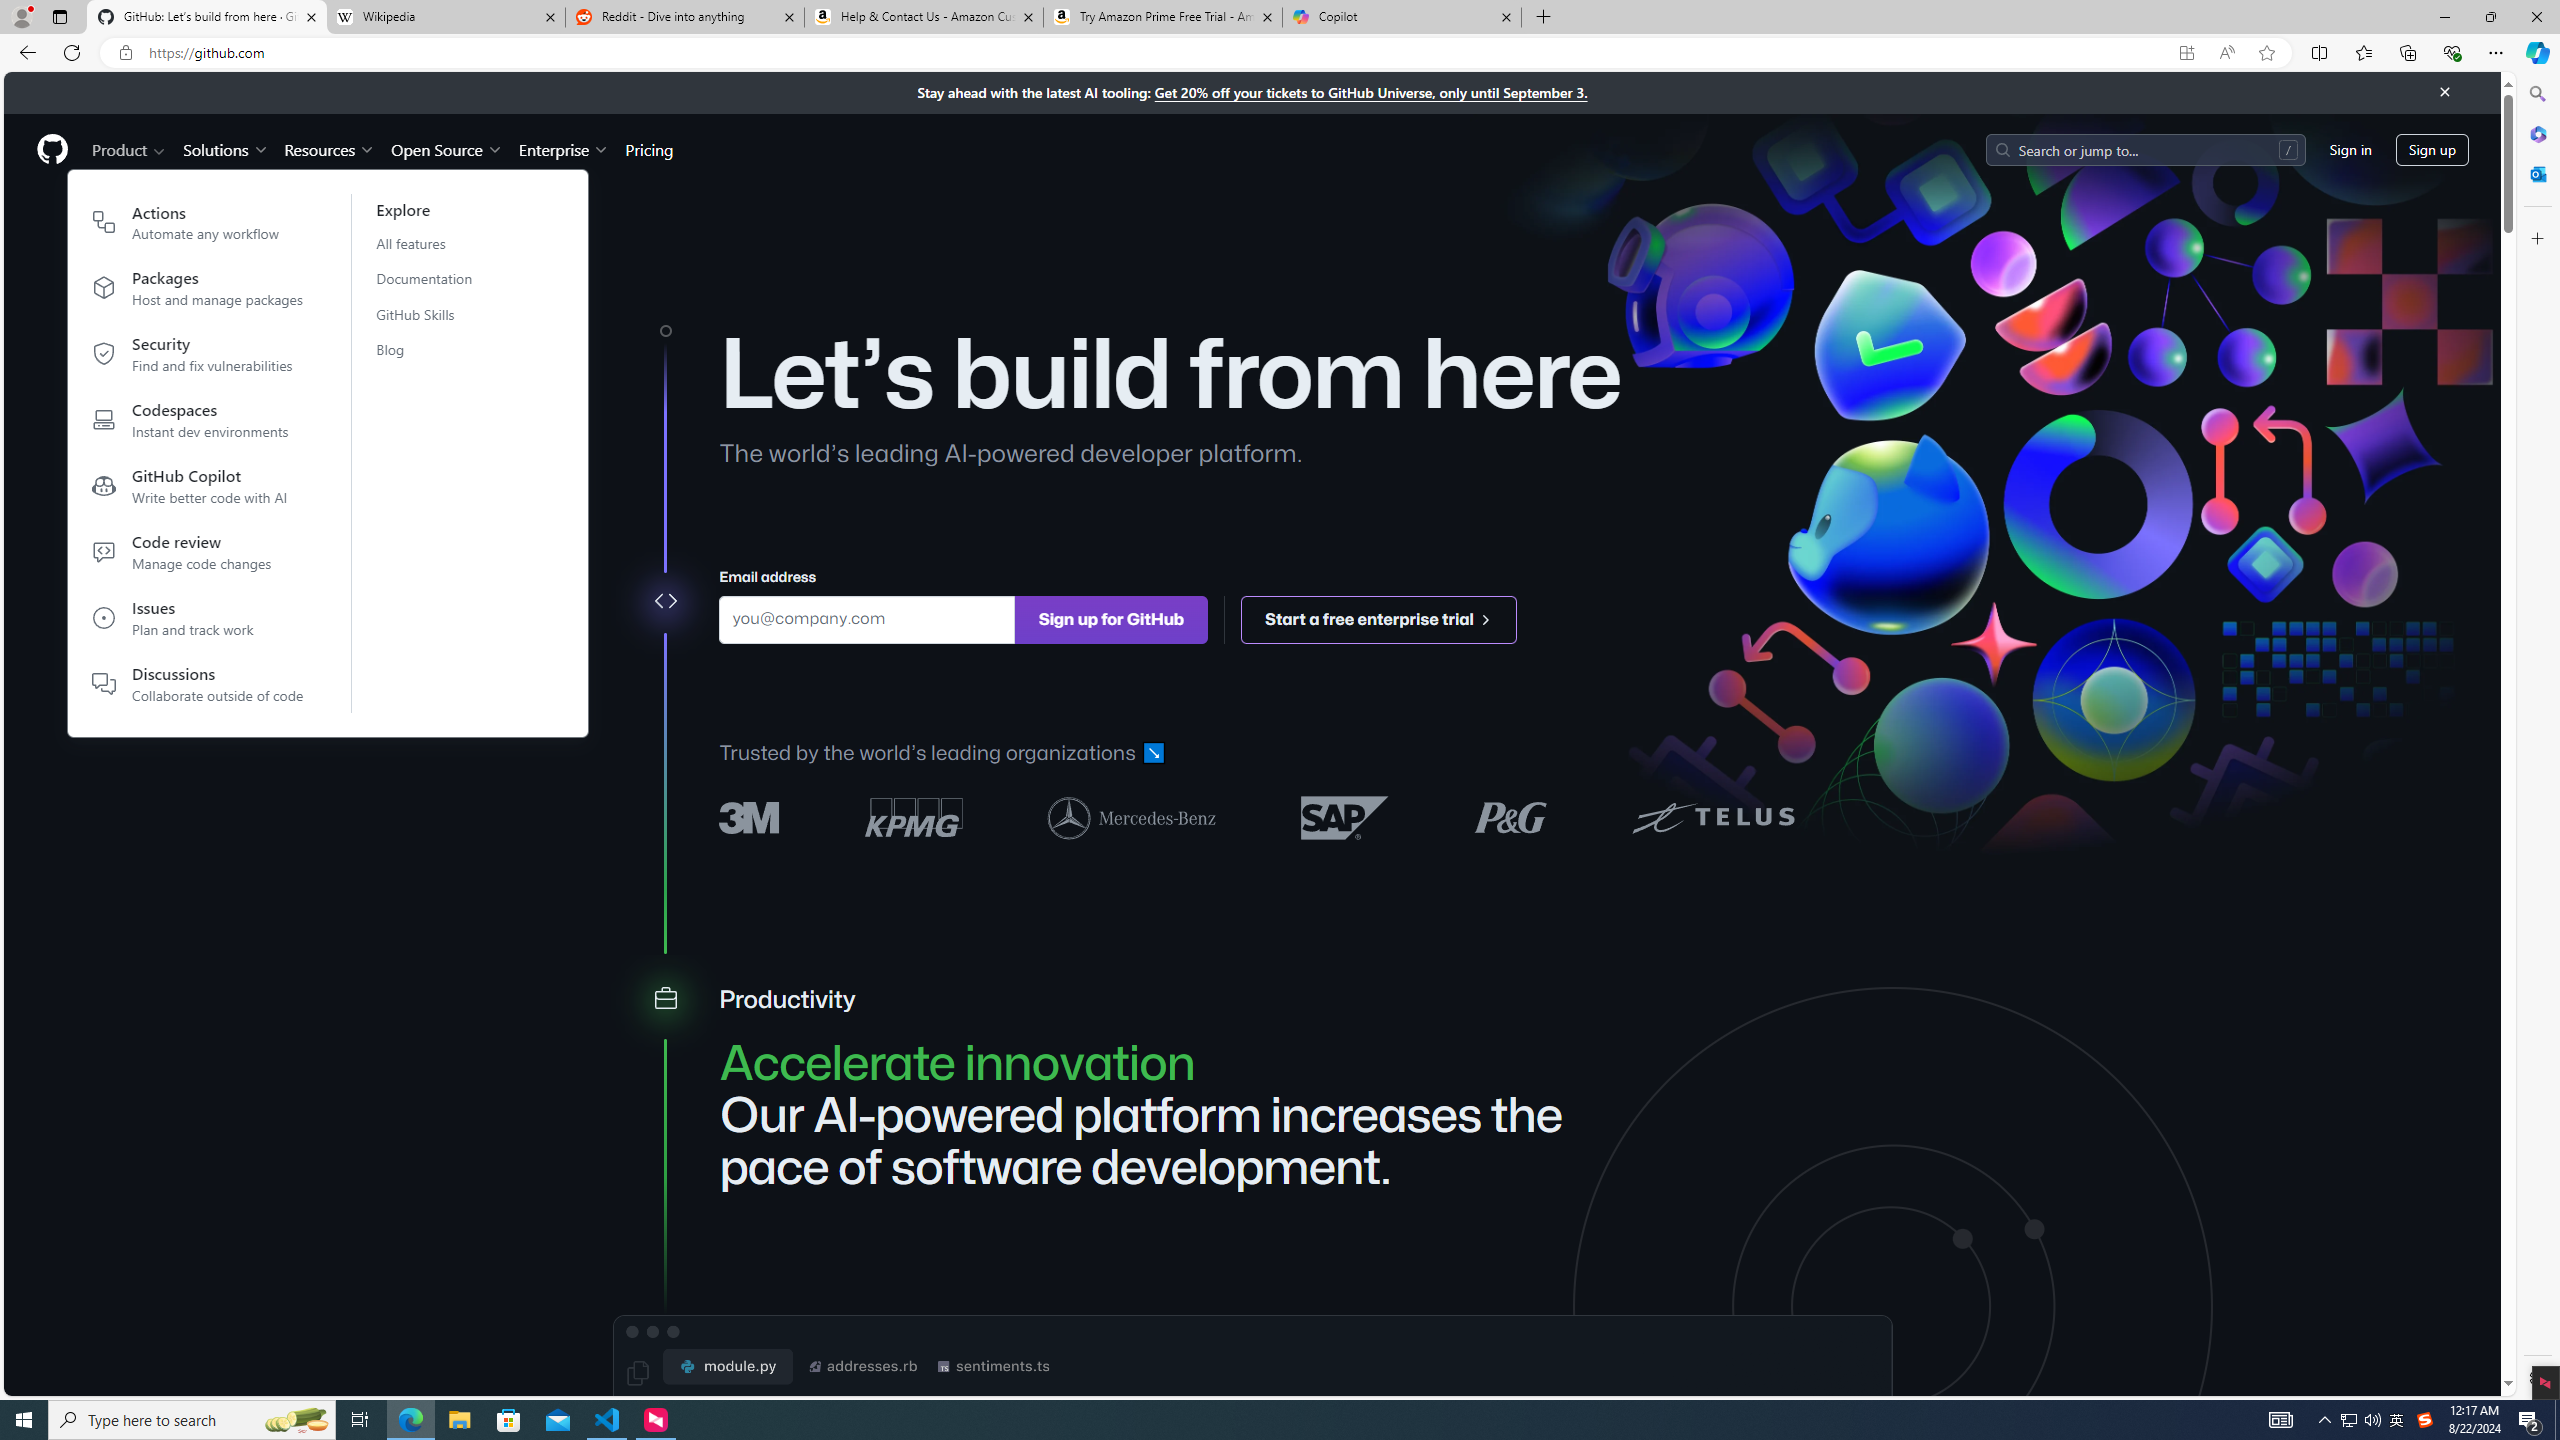  I want to click on 'GitHub CopilotWrite better code with AI', so click(197, 490).